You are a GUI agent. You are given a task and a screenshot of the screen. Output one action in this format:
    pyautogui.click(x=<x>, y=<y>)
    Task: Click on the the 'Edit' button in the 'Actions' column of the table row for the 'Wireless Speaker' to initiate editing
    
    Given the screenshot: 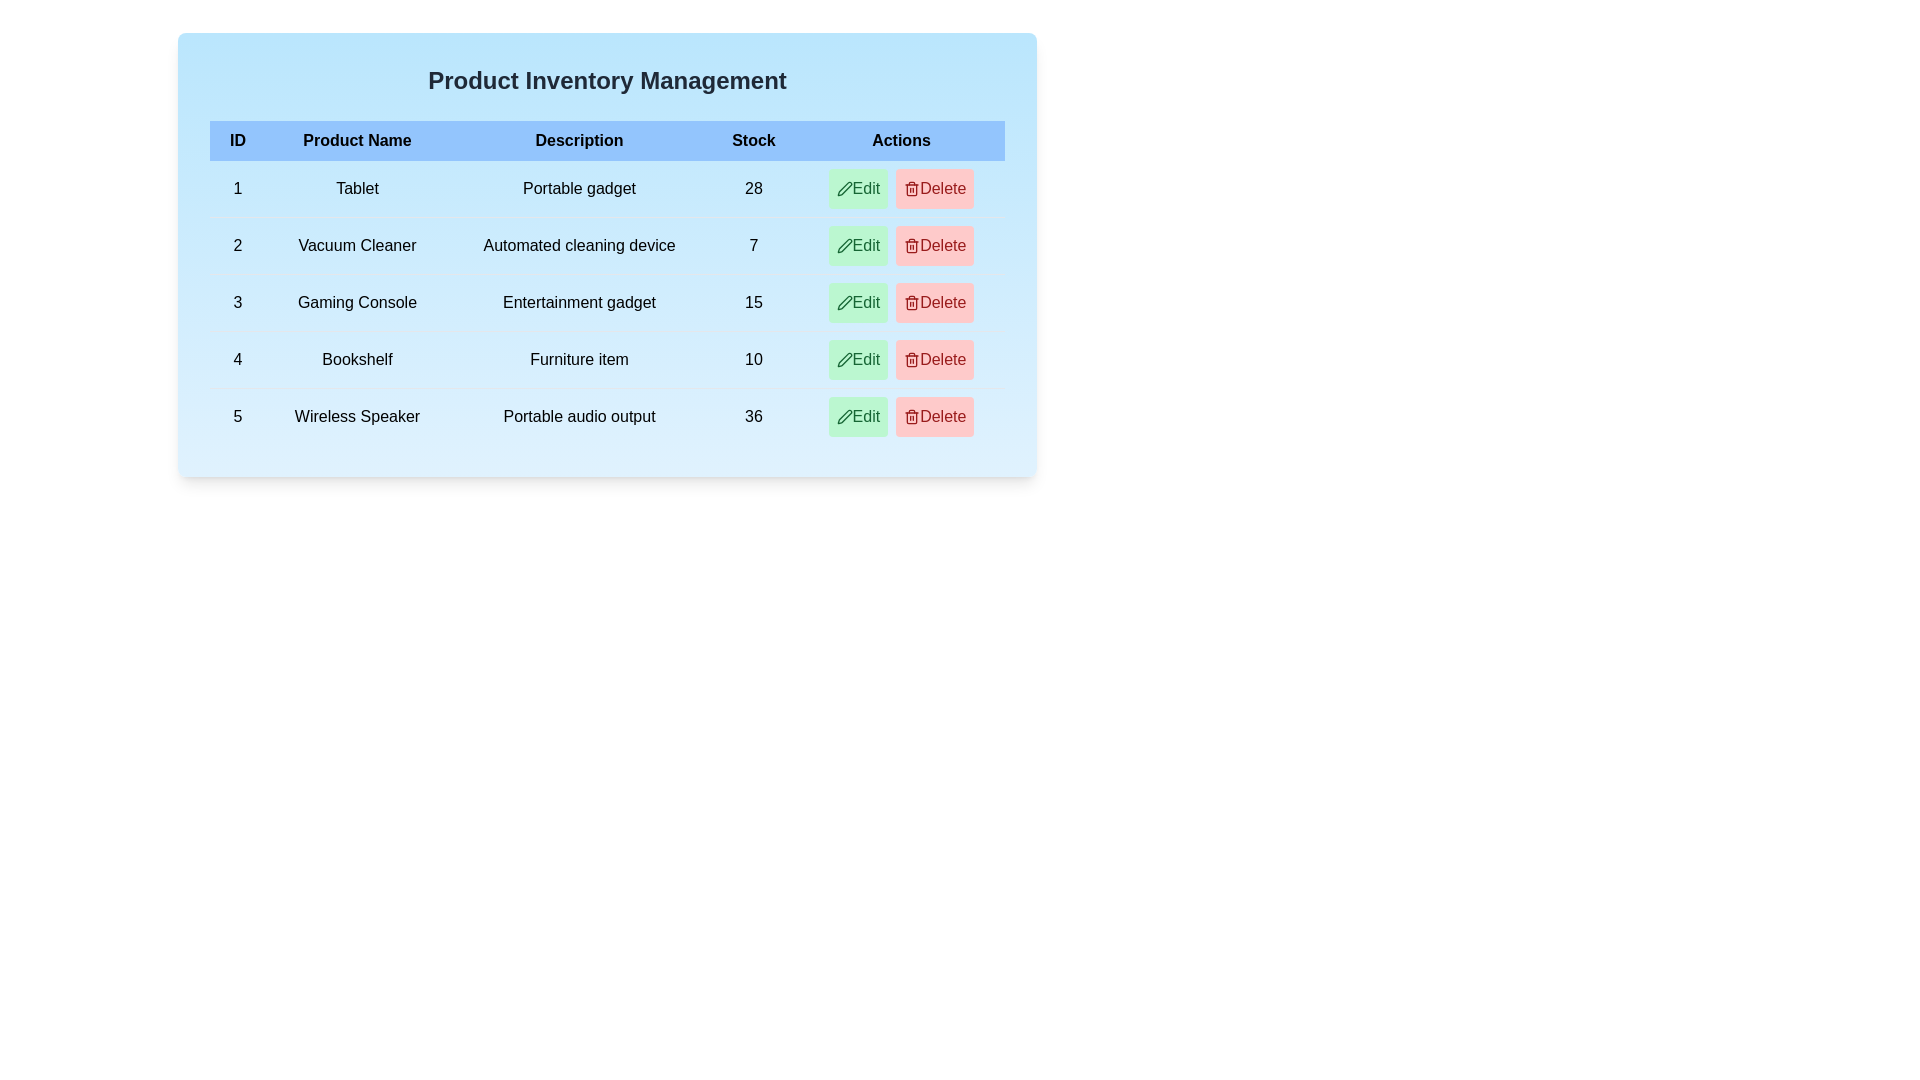 What is the action you would take?
    pyautogui.click(x=858, y=415)
    